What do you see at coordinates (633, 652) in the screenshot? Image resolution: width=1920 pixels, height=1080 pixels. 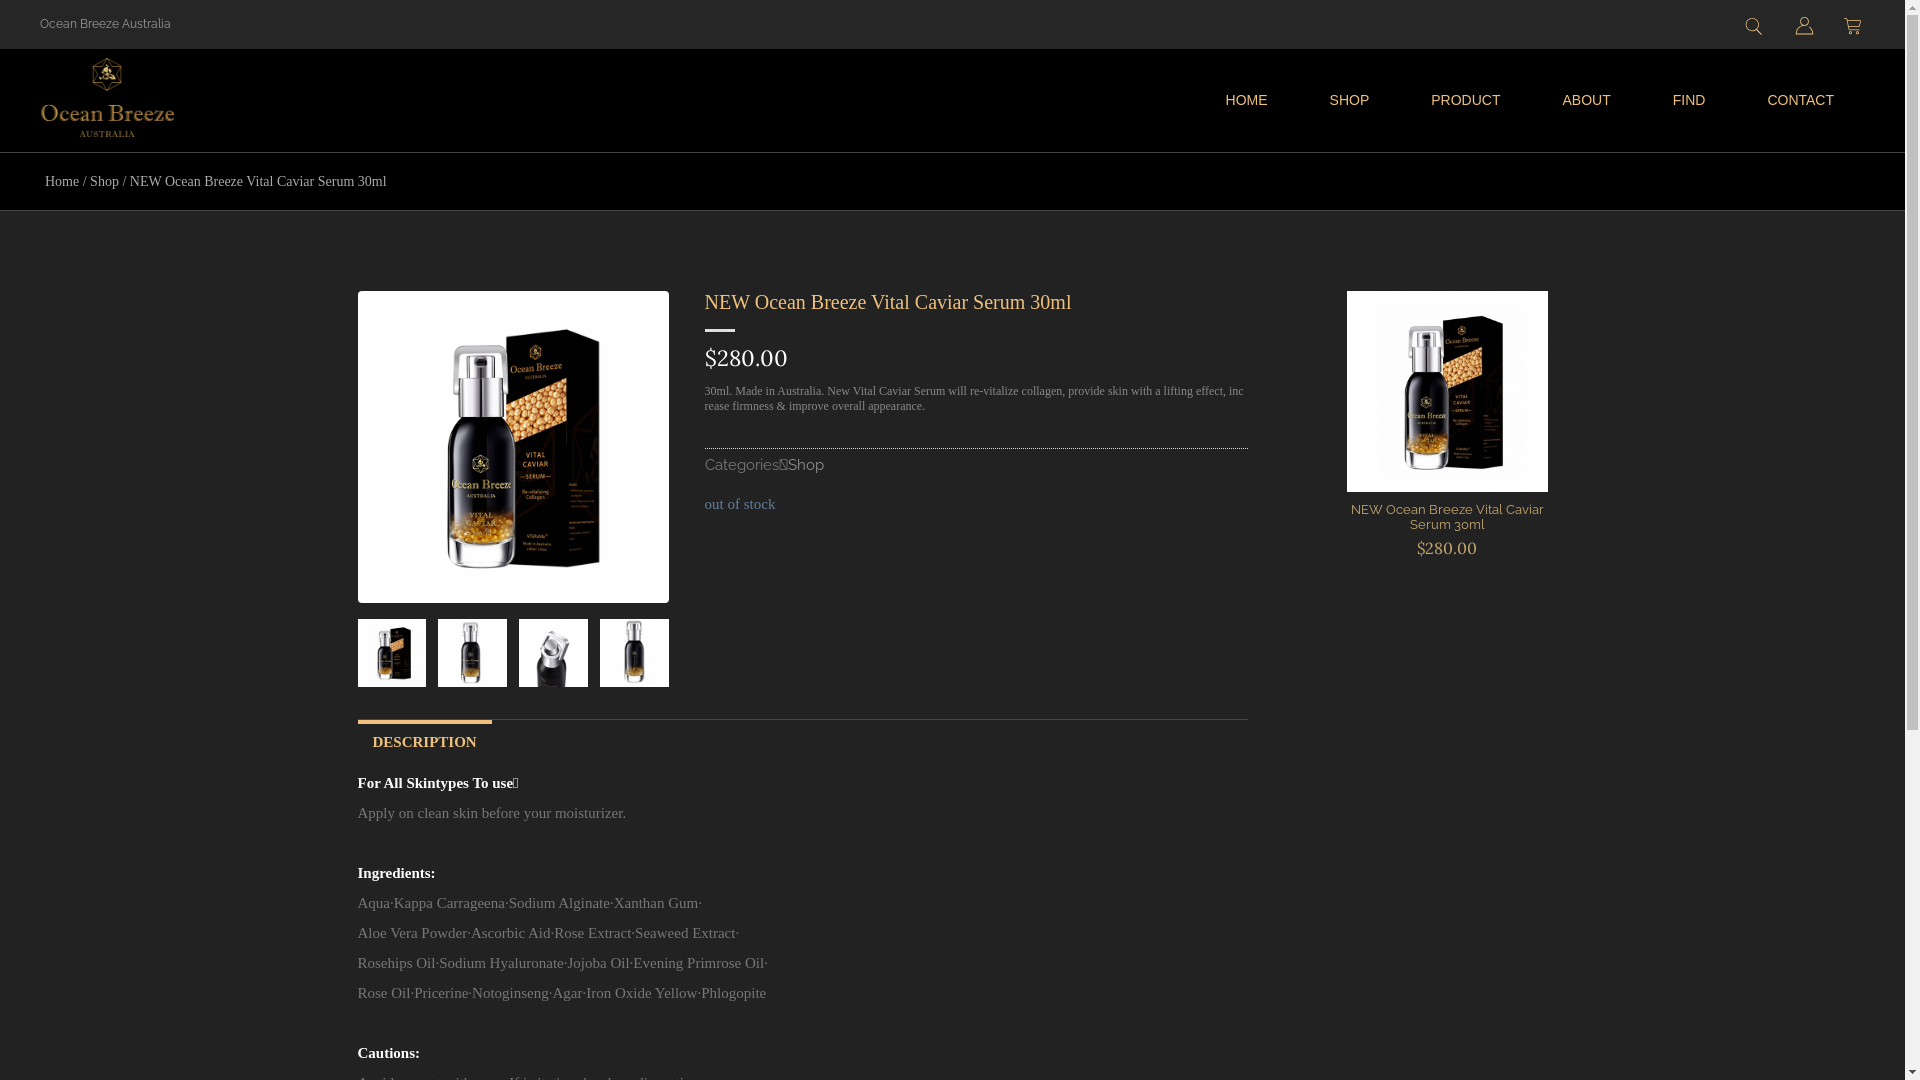 I see `'3'` at bounding box center [633, 652].